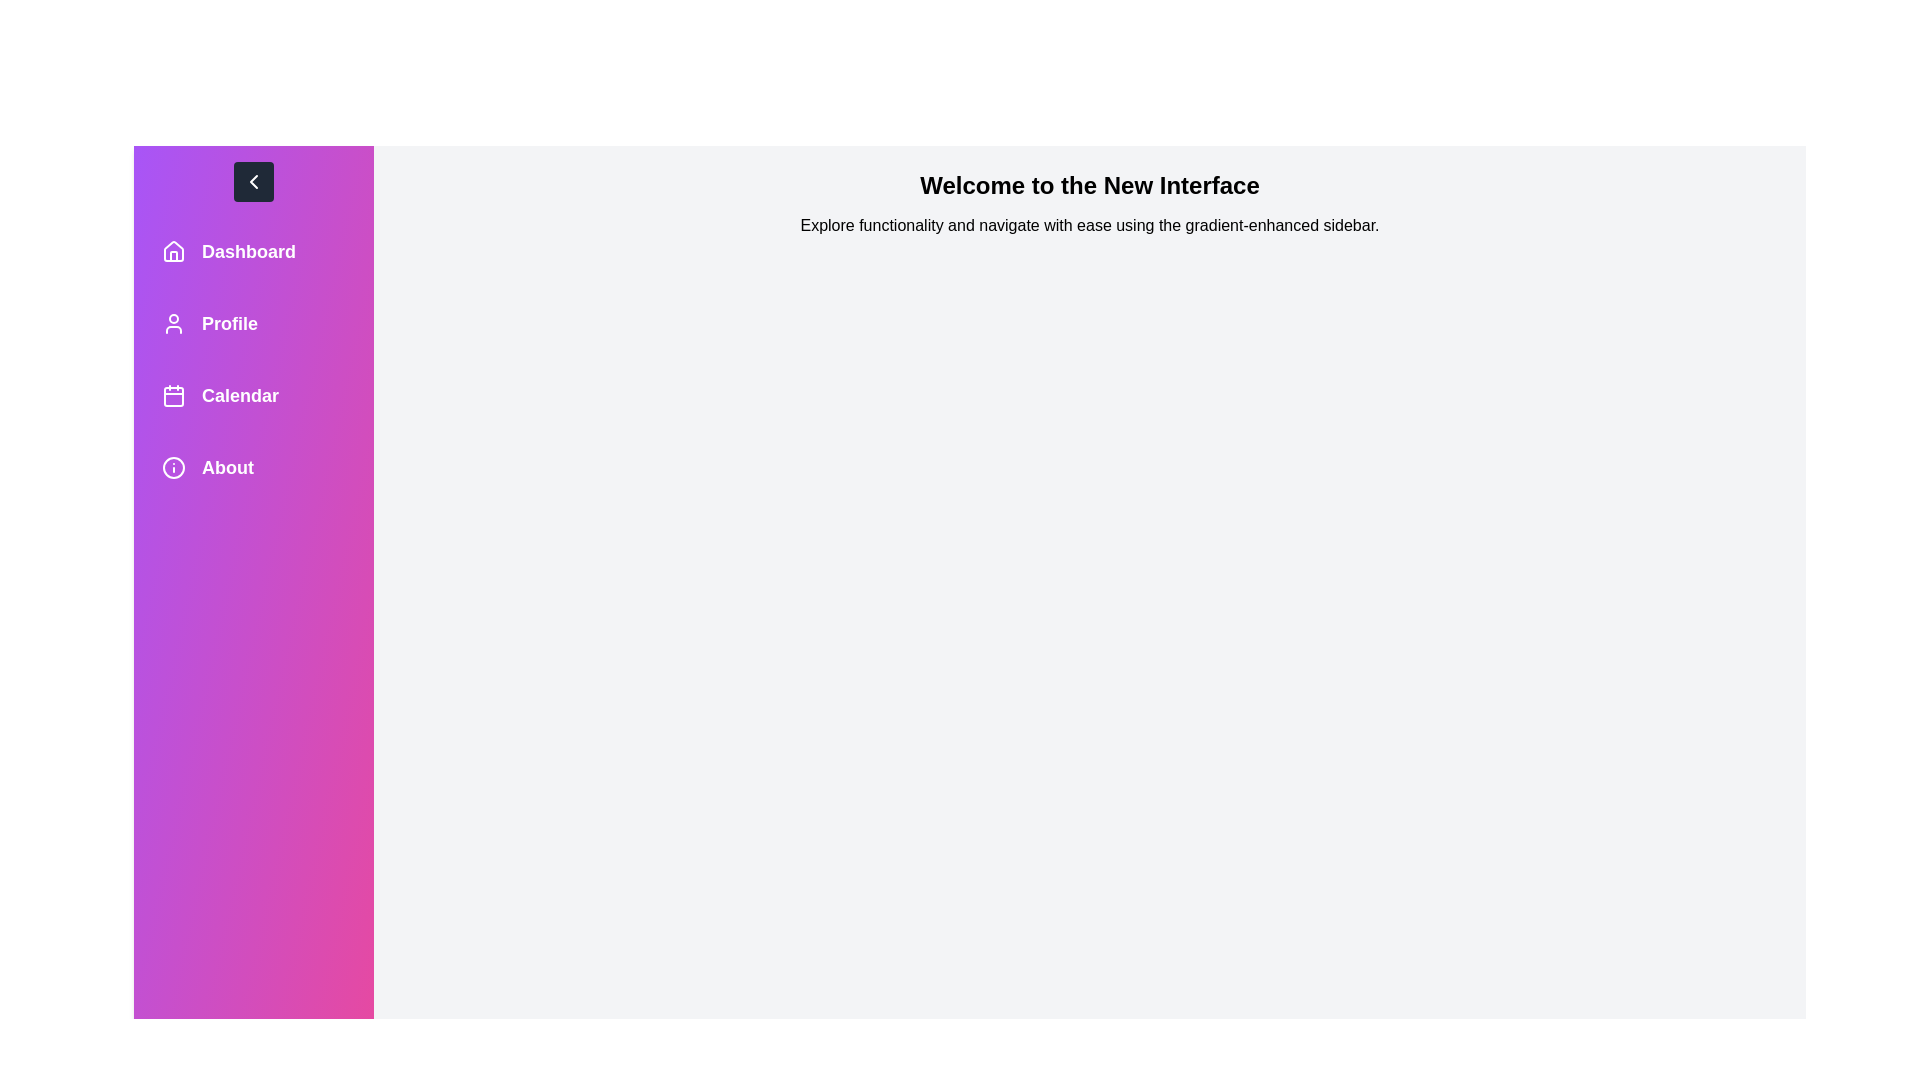 The height and width of the screenshot is (1080, 1920). What do you see at coordinates (253, 396) in the screenshot?
I see `the menu item labeled Calendar to navigate to the corresponding section` at bounding box center [253, 396].